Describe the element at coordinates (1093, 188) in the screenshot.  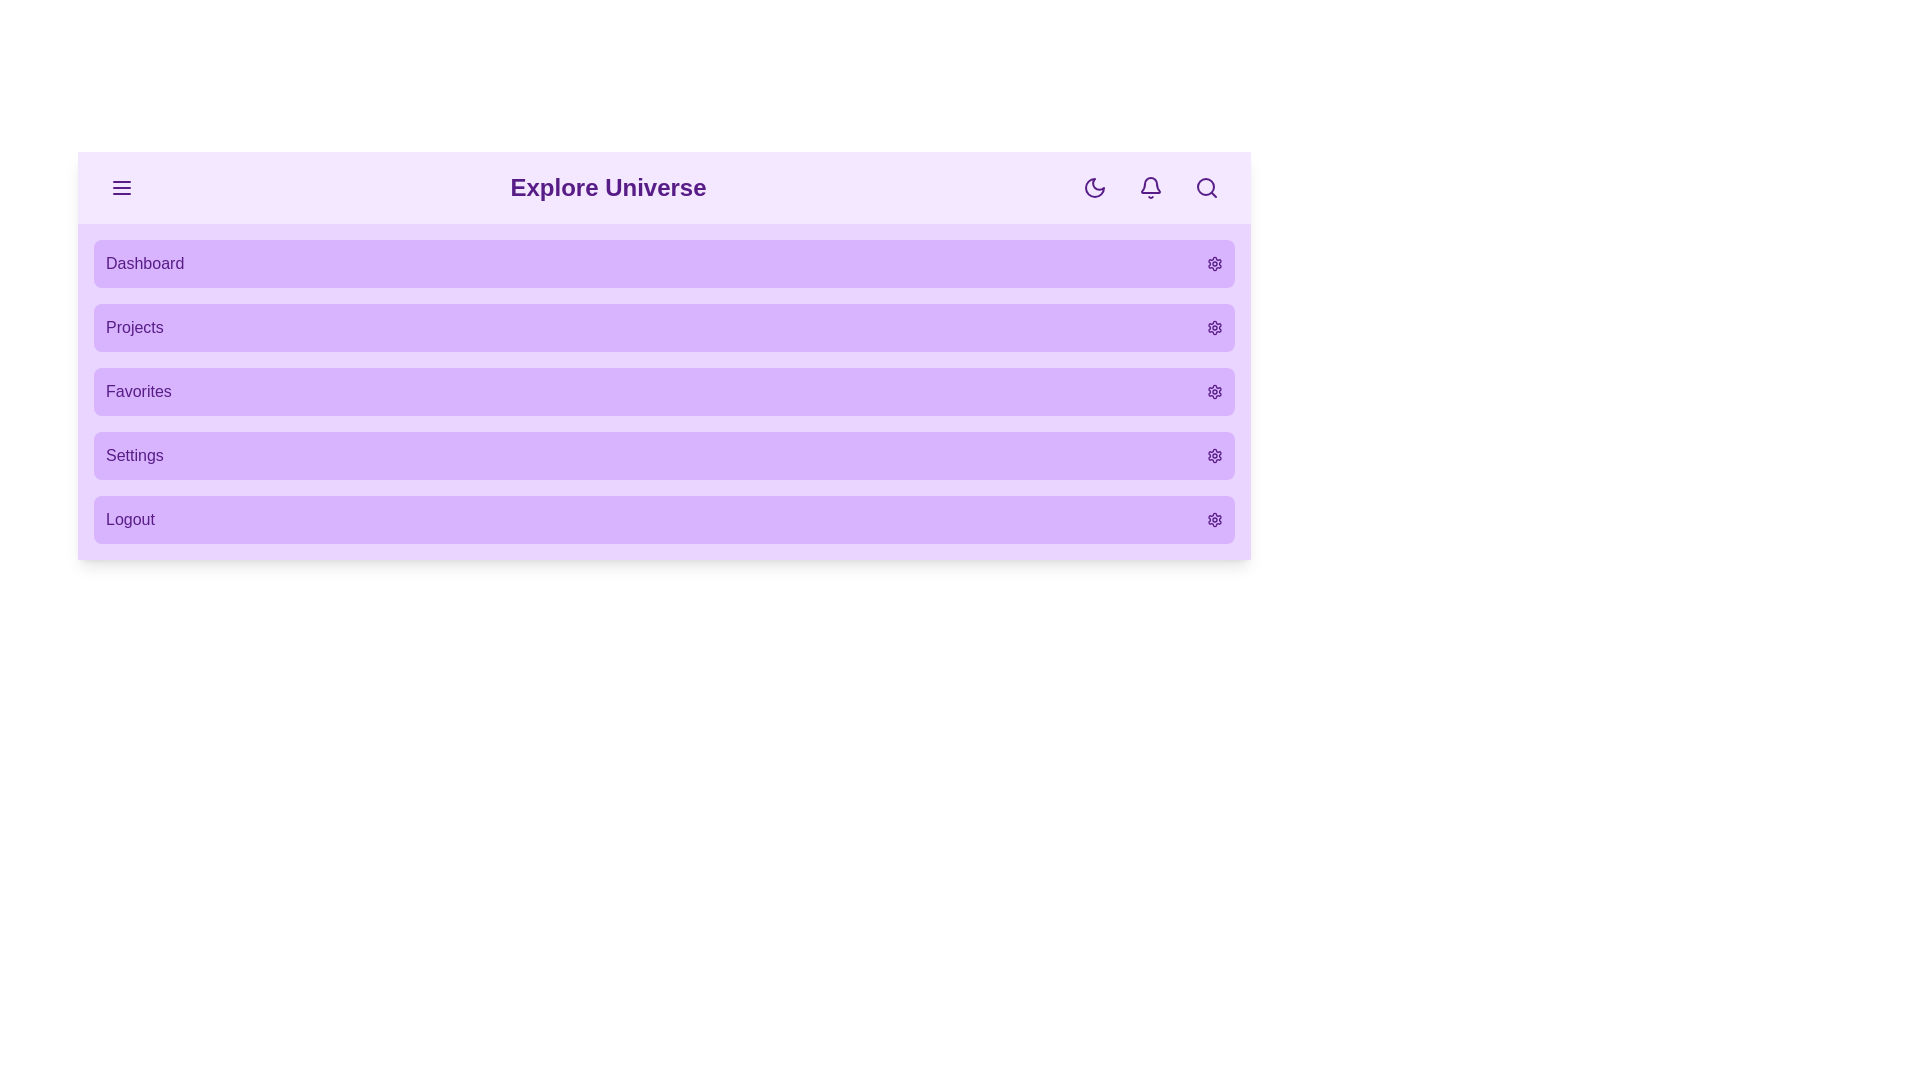
I see `the dark mode toggle button to switch between dark and light modes` at that location.